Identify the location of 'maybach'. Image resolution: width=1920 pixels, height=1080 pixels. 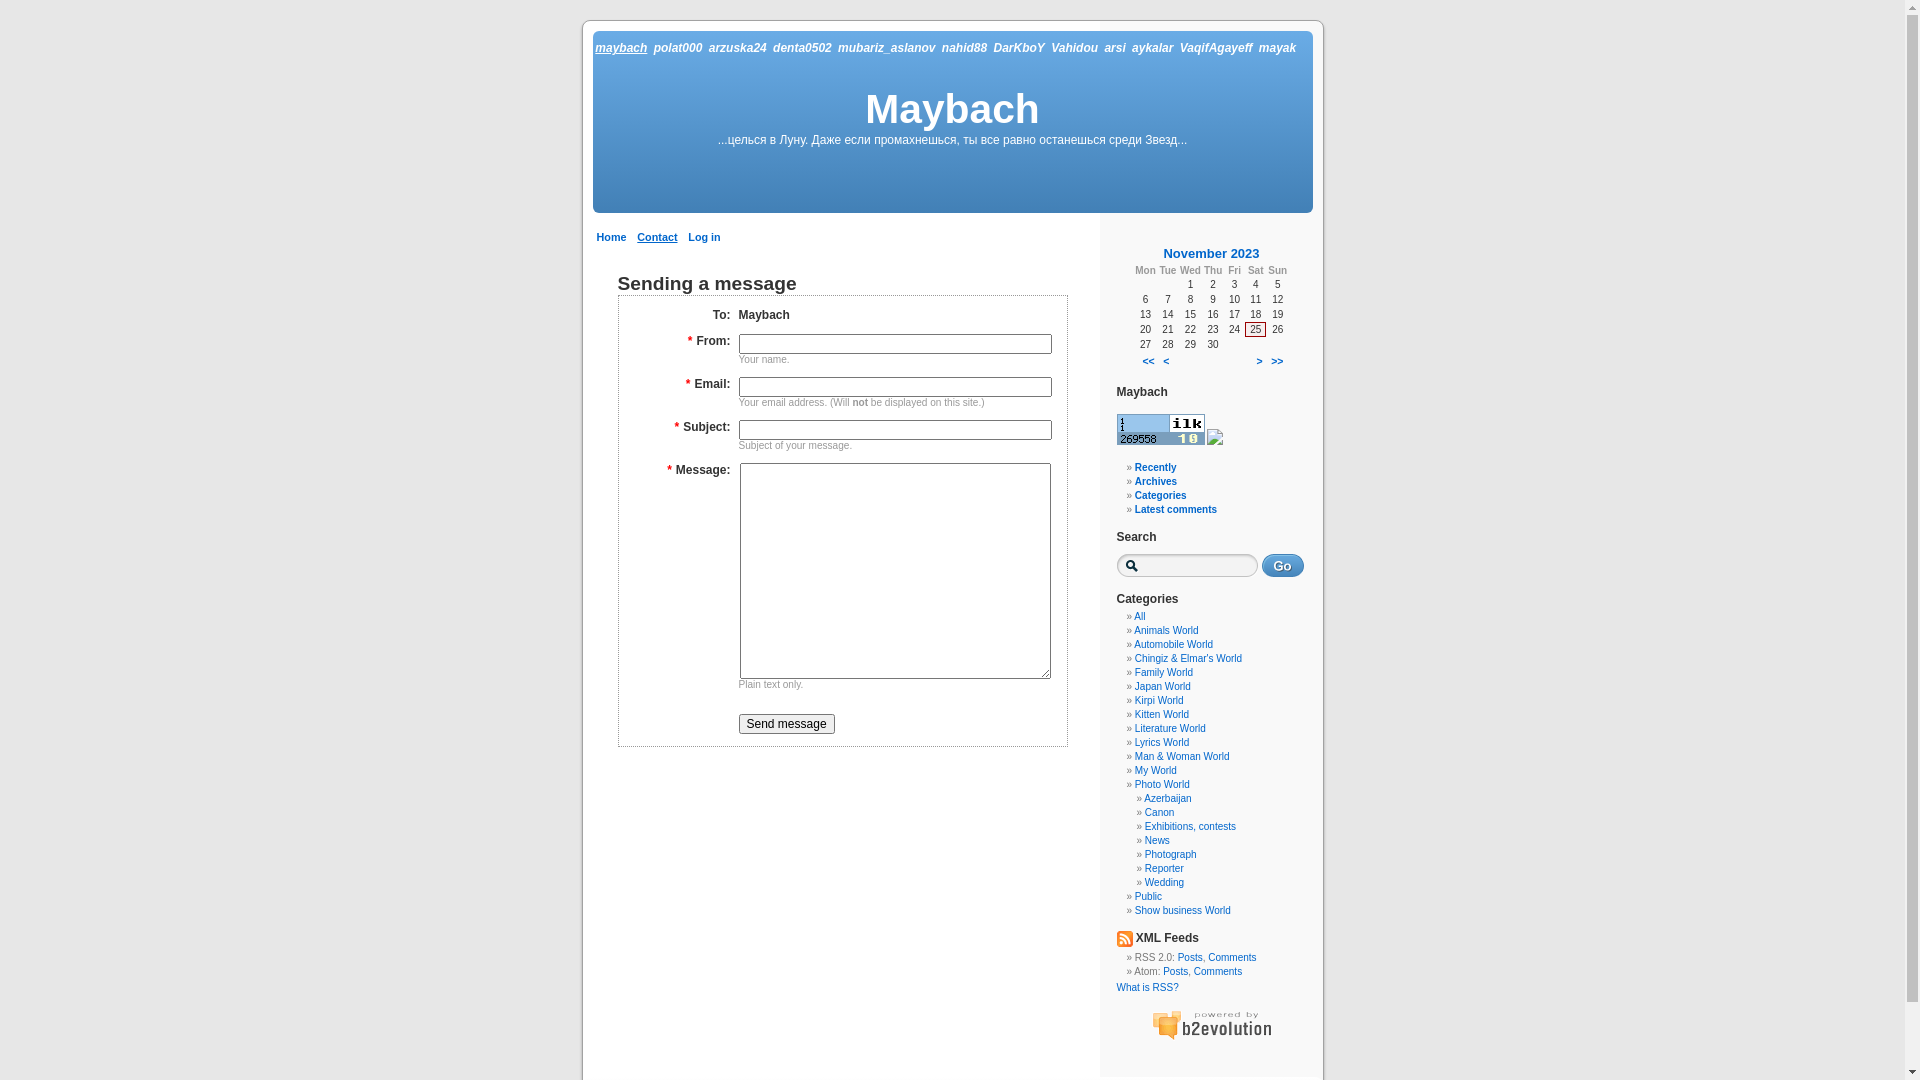
(594, 46).